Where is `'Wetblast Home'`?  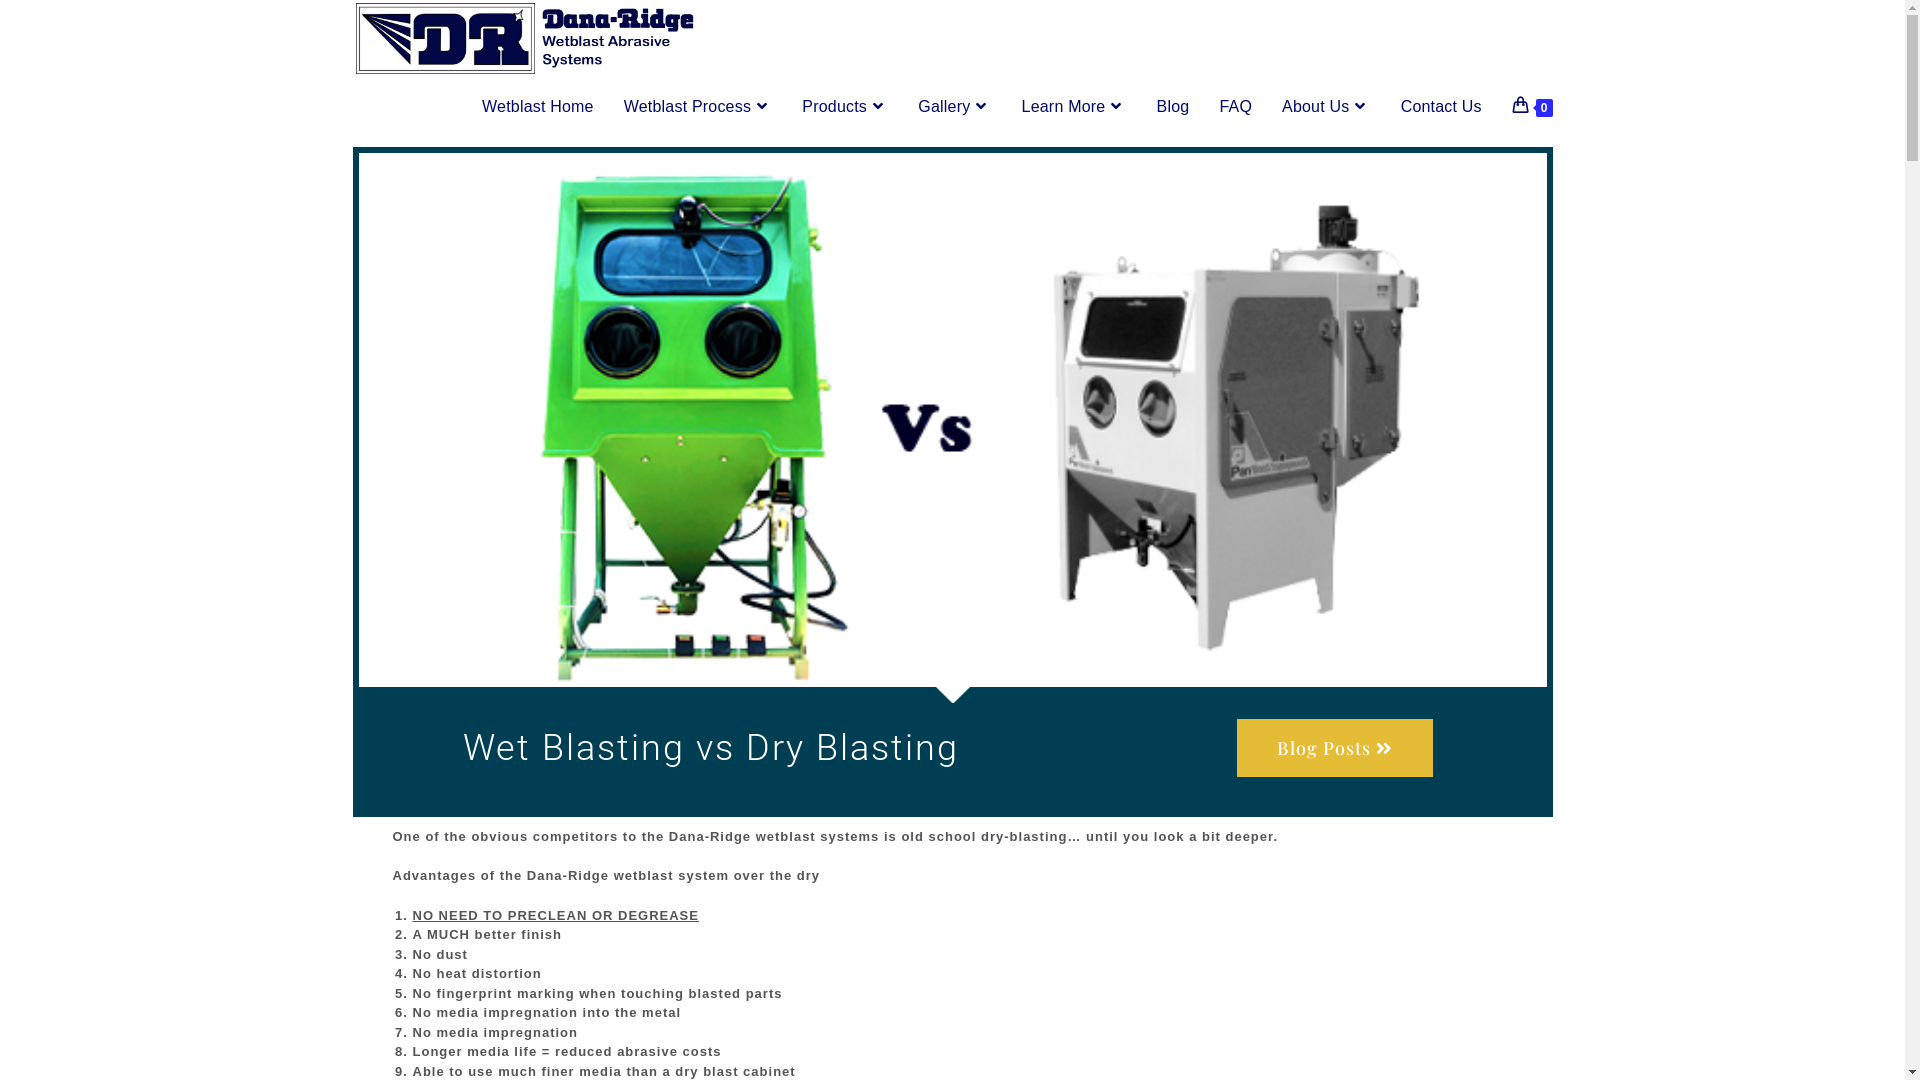 'Wetblast Home' is located at coordinates (465, 107).